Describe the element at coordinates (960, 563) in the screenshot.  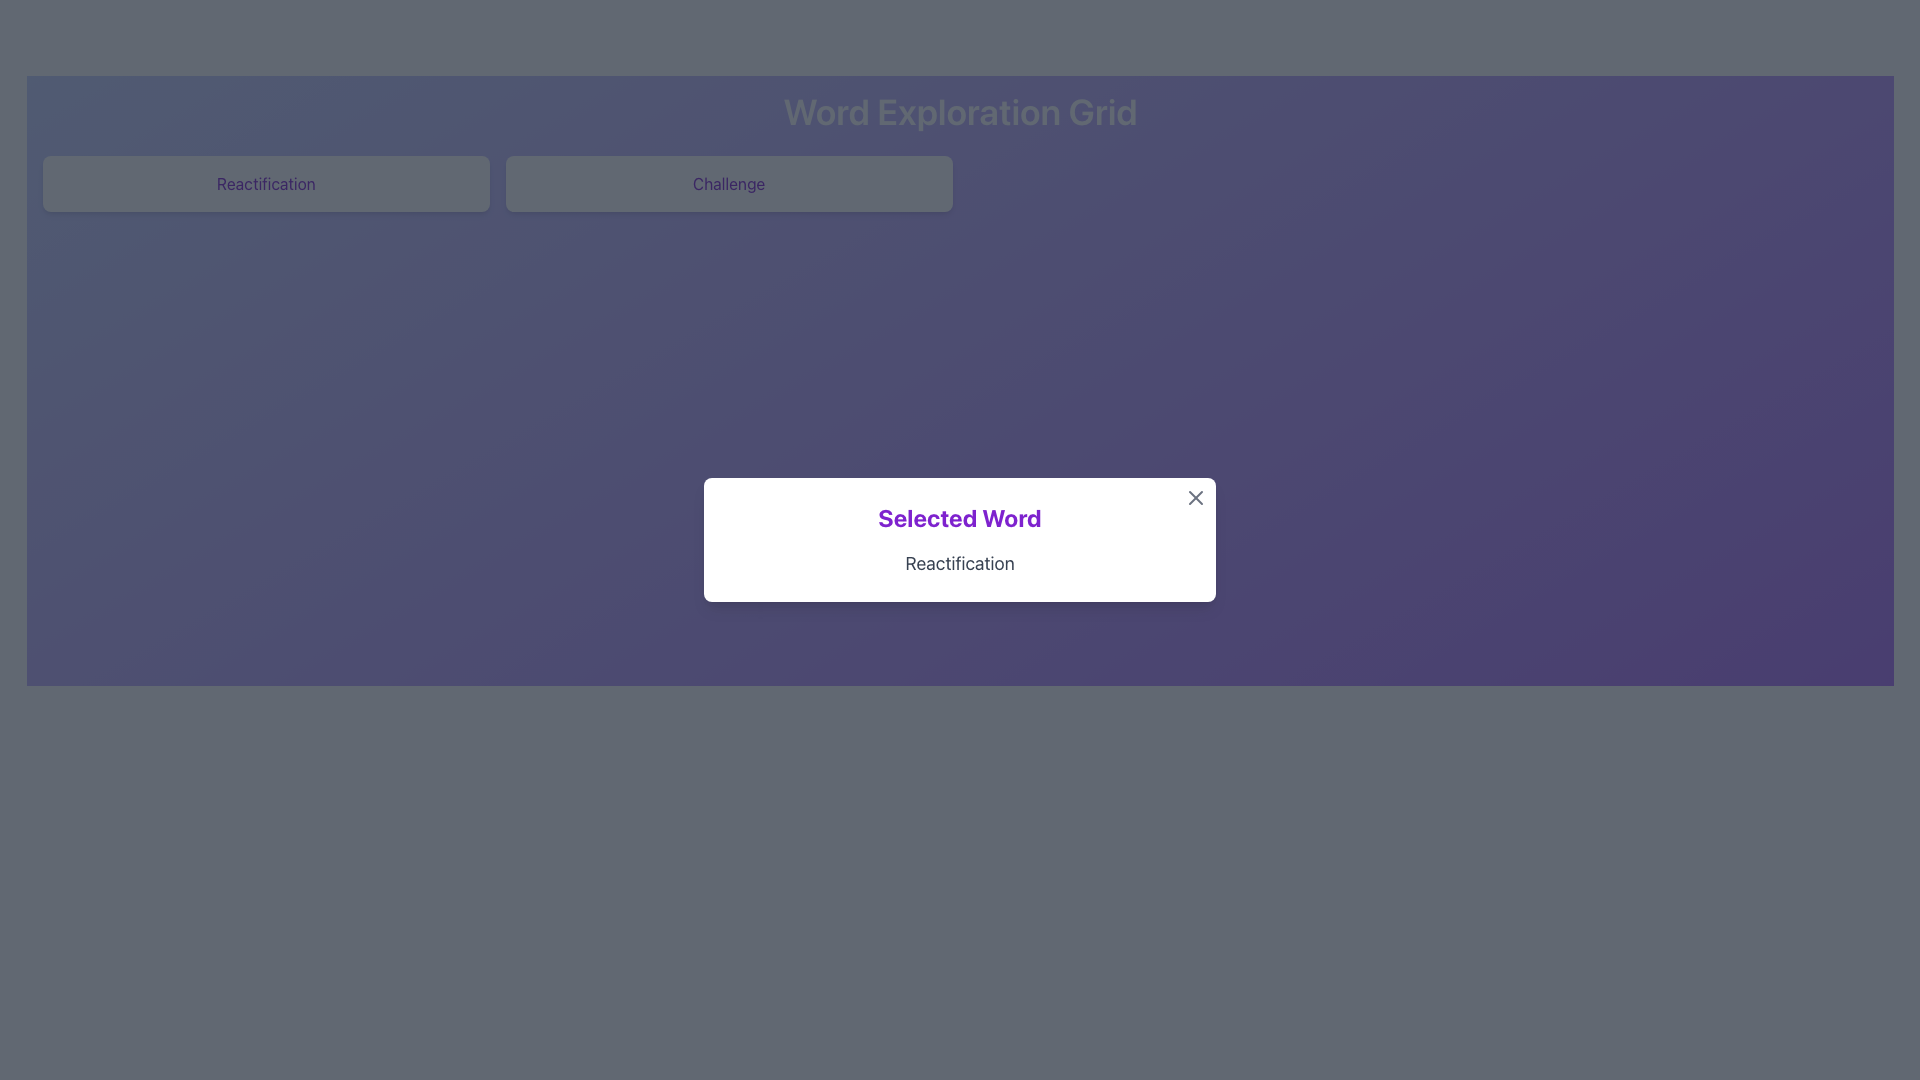
I see `the Text Display element that shows the word 'Reactification', which is centrally aligned at the bottom of the dialog box below 'Selected Word'` at that location.